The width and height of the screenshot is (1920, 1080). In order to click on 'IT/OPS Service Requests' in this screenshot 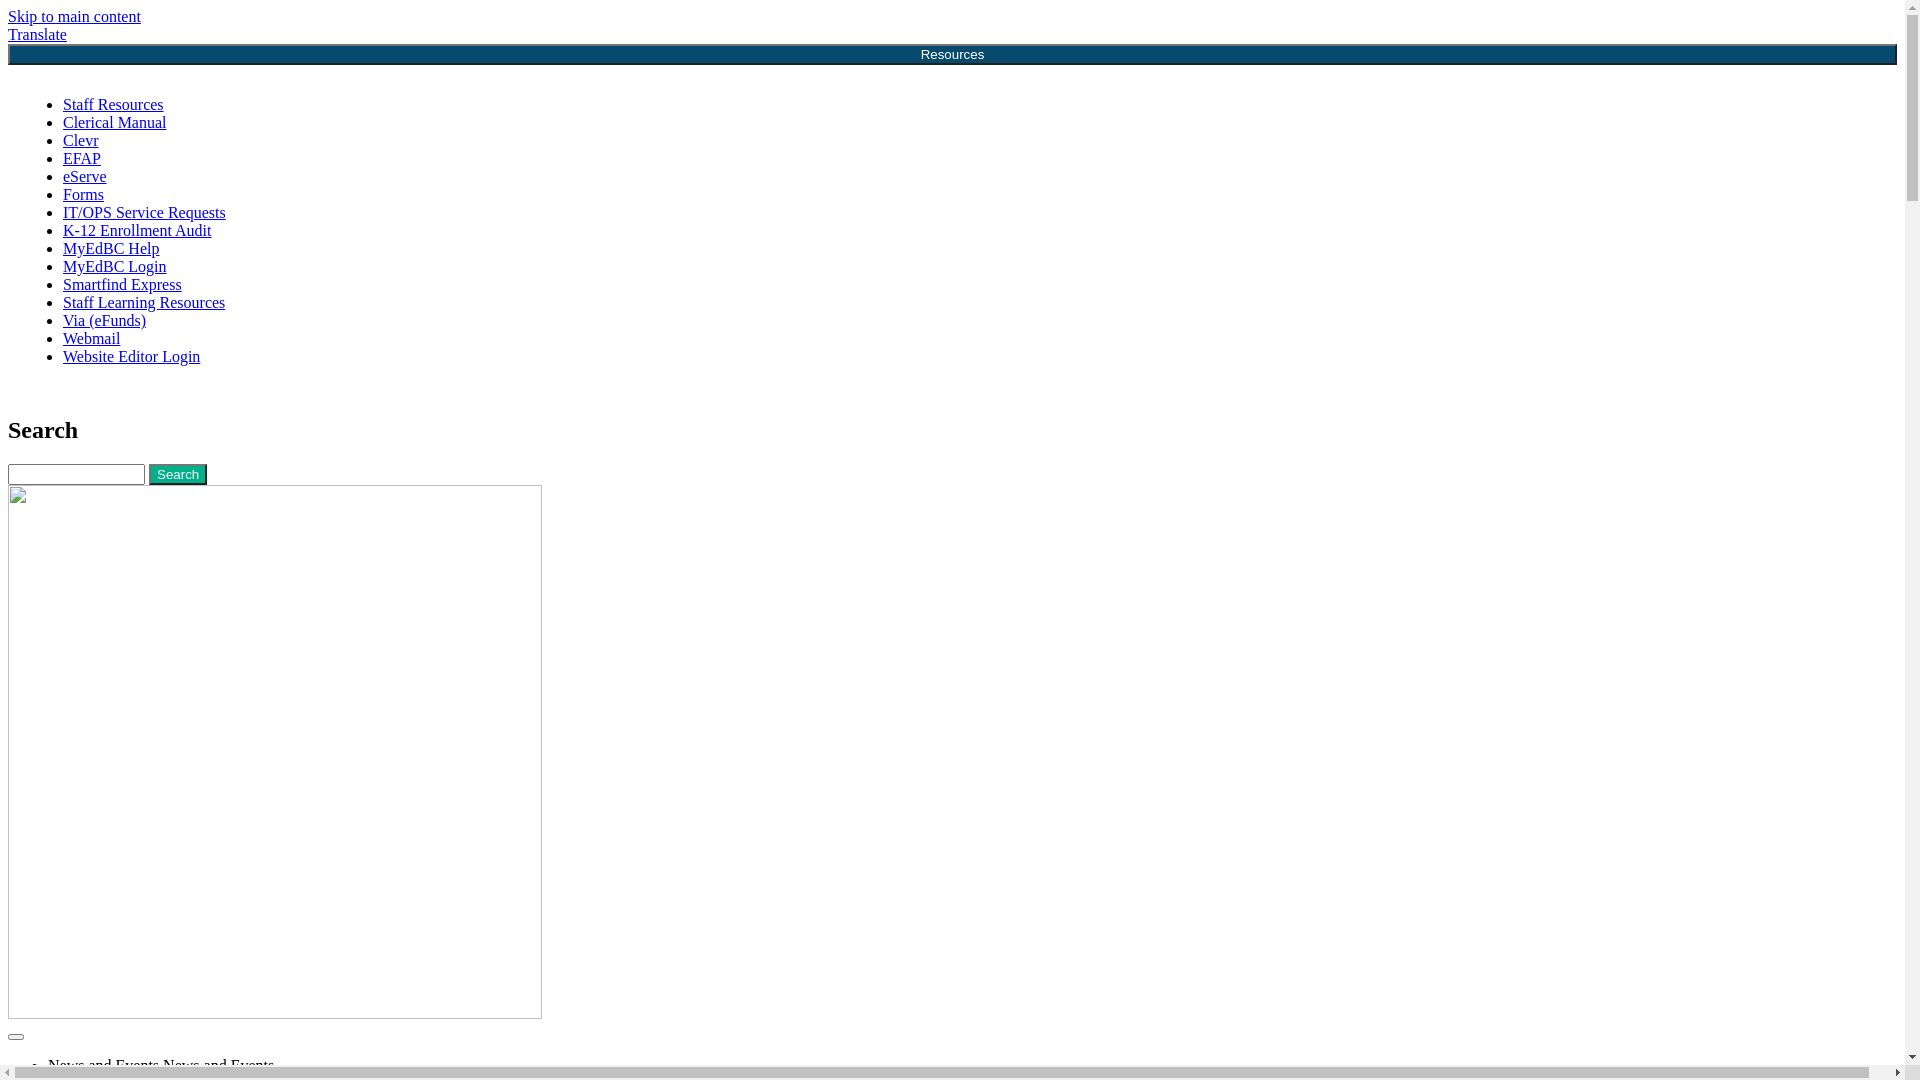, I will do `click(143, 212)`.